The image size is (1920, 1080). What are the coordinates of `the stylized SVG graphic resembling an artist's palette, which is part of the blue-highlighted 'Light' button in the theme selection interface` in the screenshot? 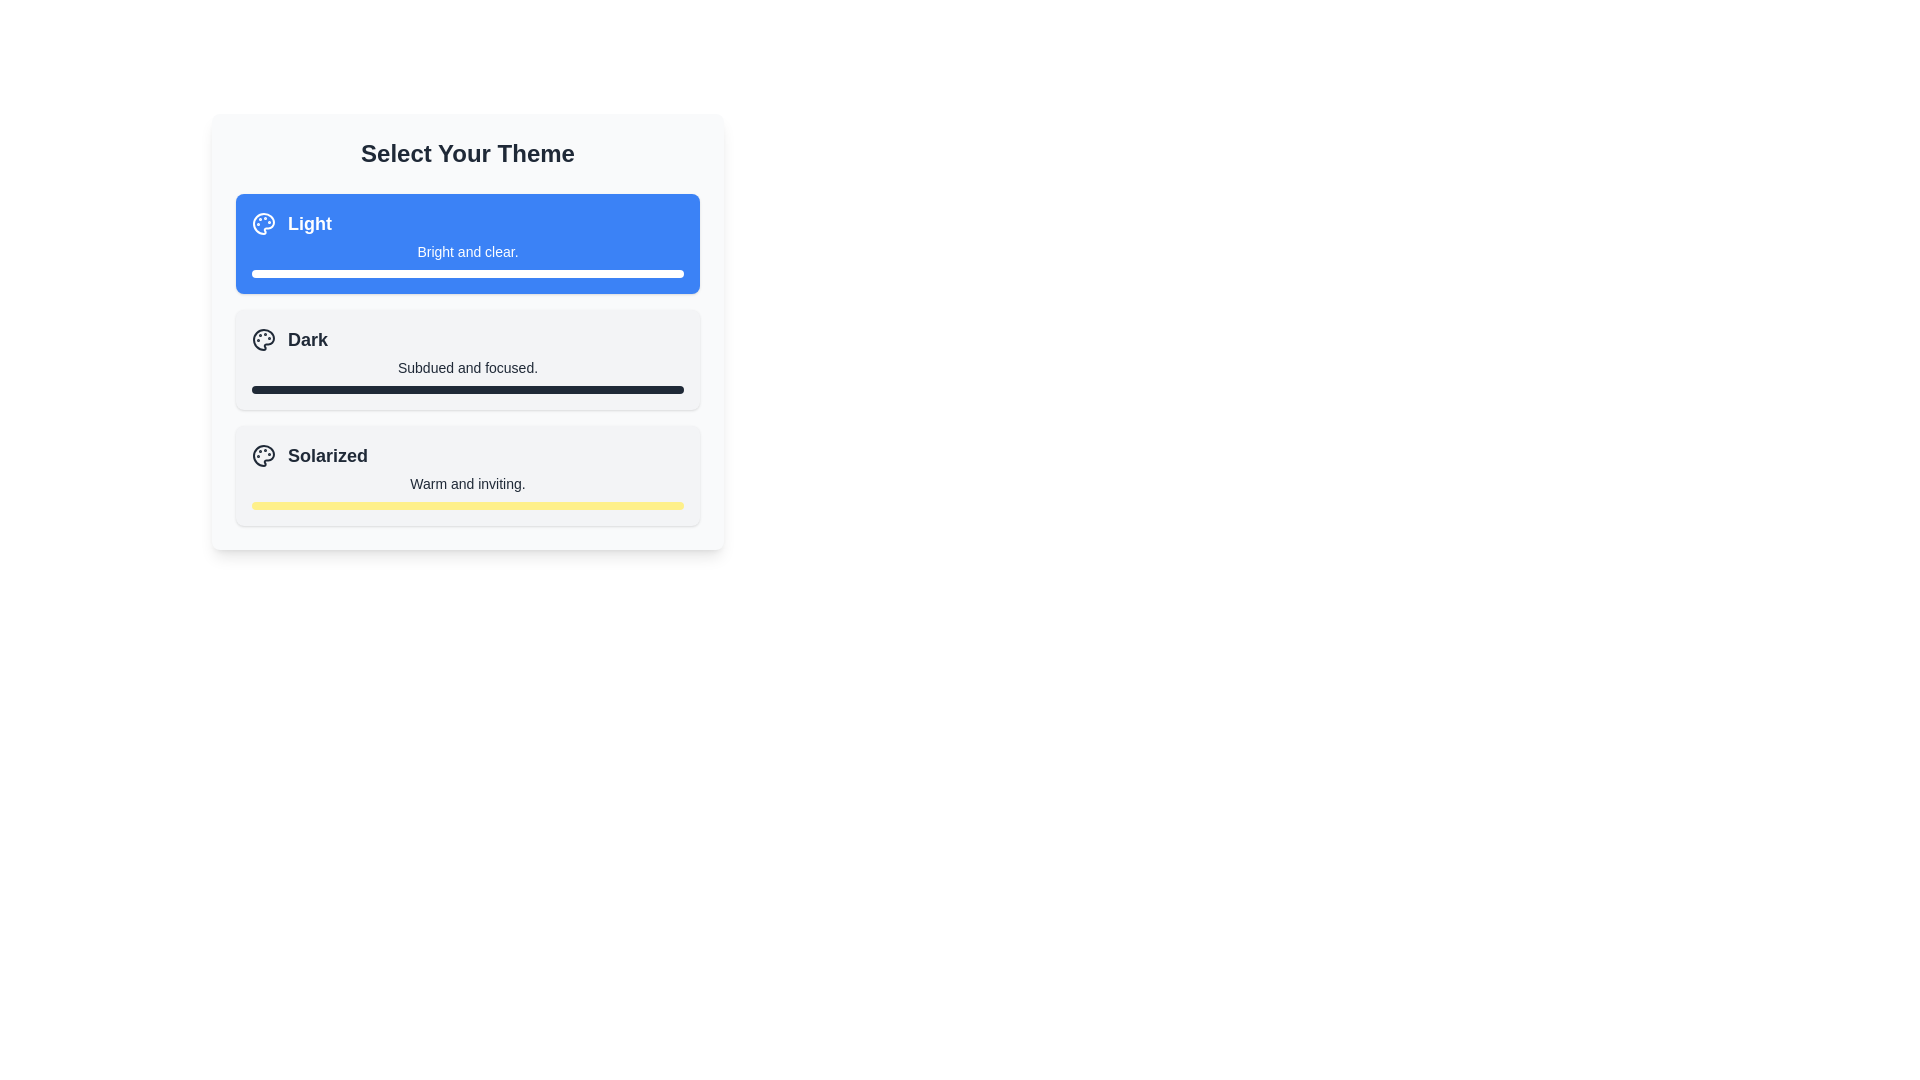 It's located at (263, 223).